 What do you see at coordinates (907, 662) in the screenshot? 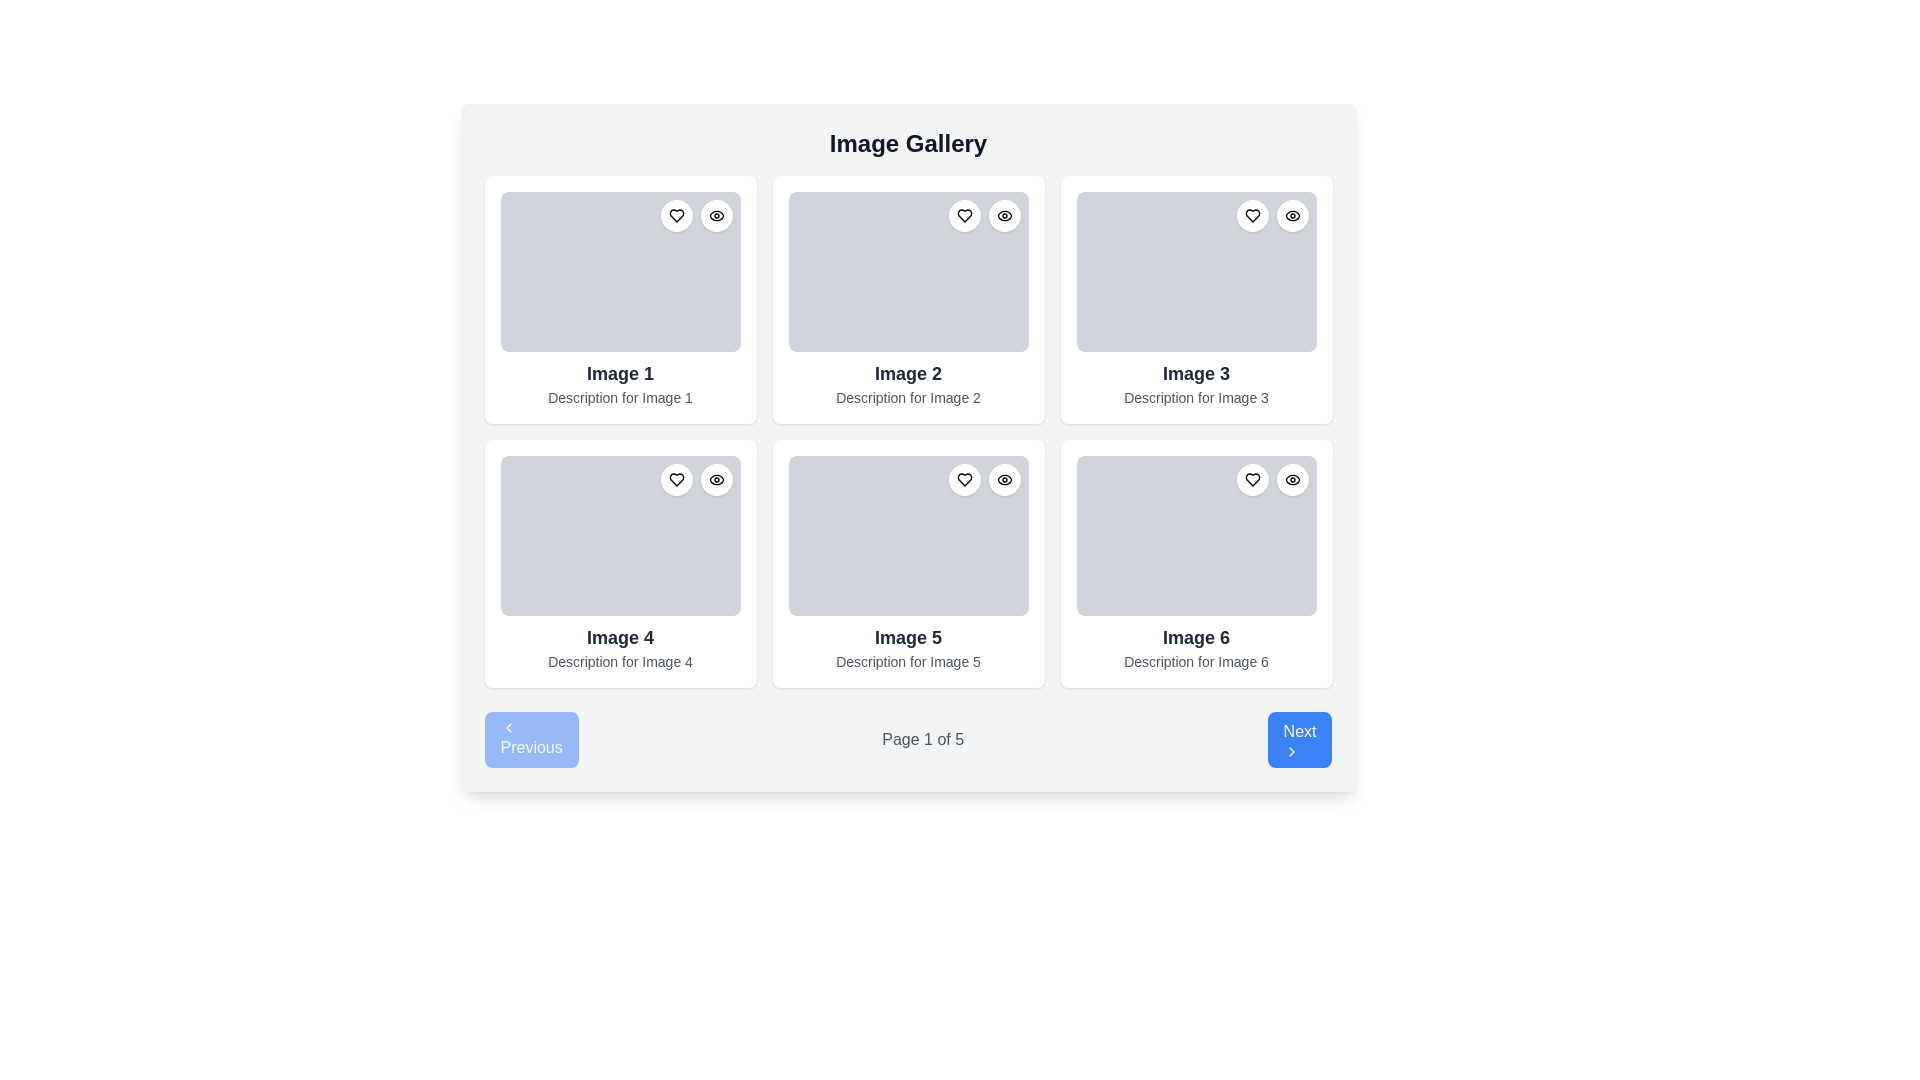
I see `text label that provides a description for 'Image 5', located at the bottom of the card underneath its title` at bounding box center [907, 662].